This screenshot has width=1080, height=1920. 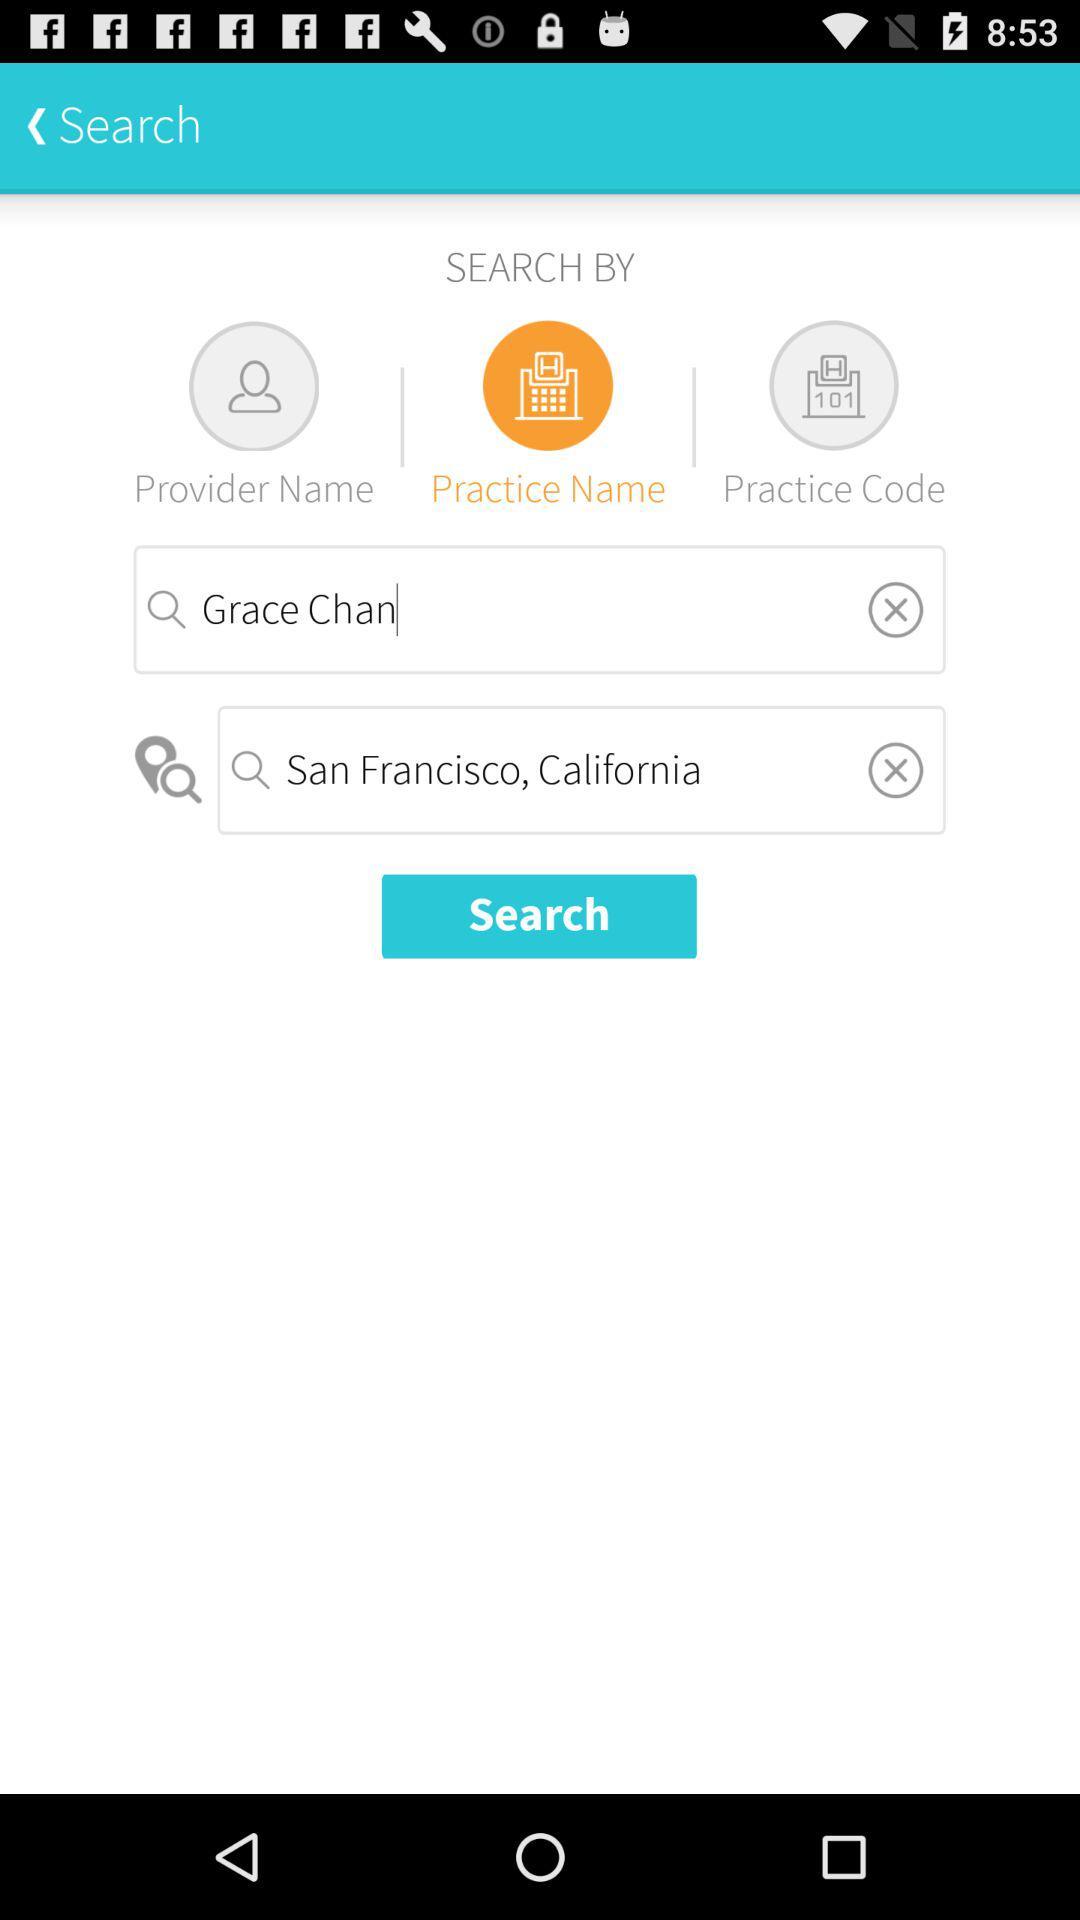 What do you see at coordinates (894, 652) in the screenshot?
I see `the close icon` at bounding box center [894, 652].